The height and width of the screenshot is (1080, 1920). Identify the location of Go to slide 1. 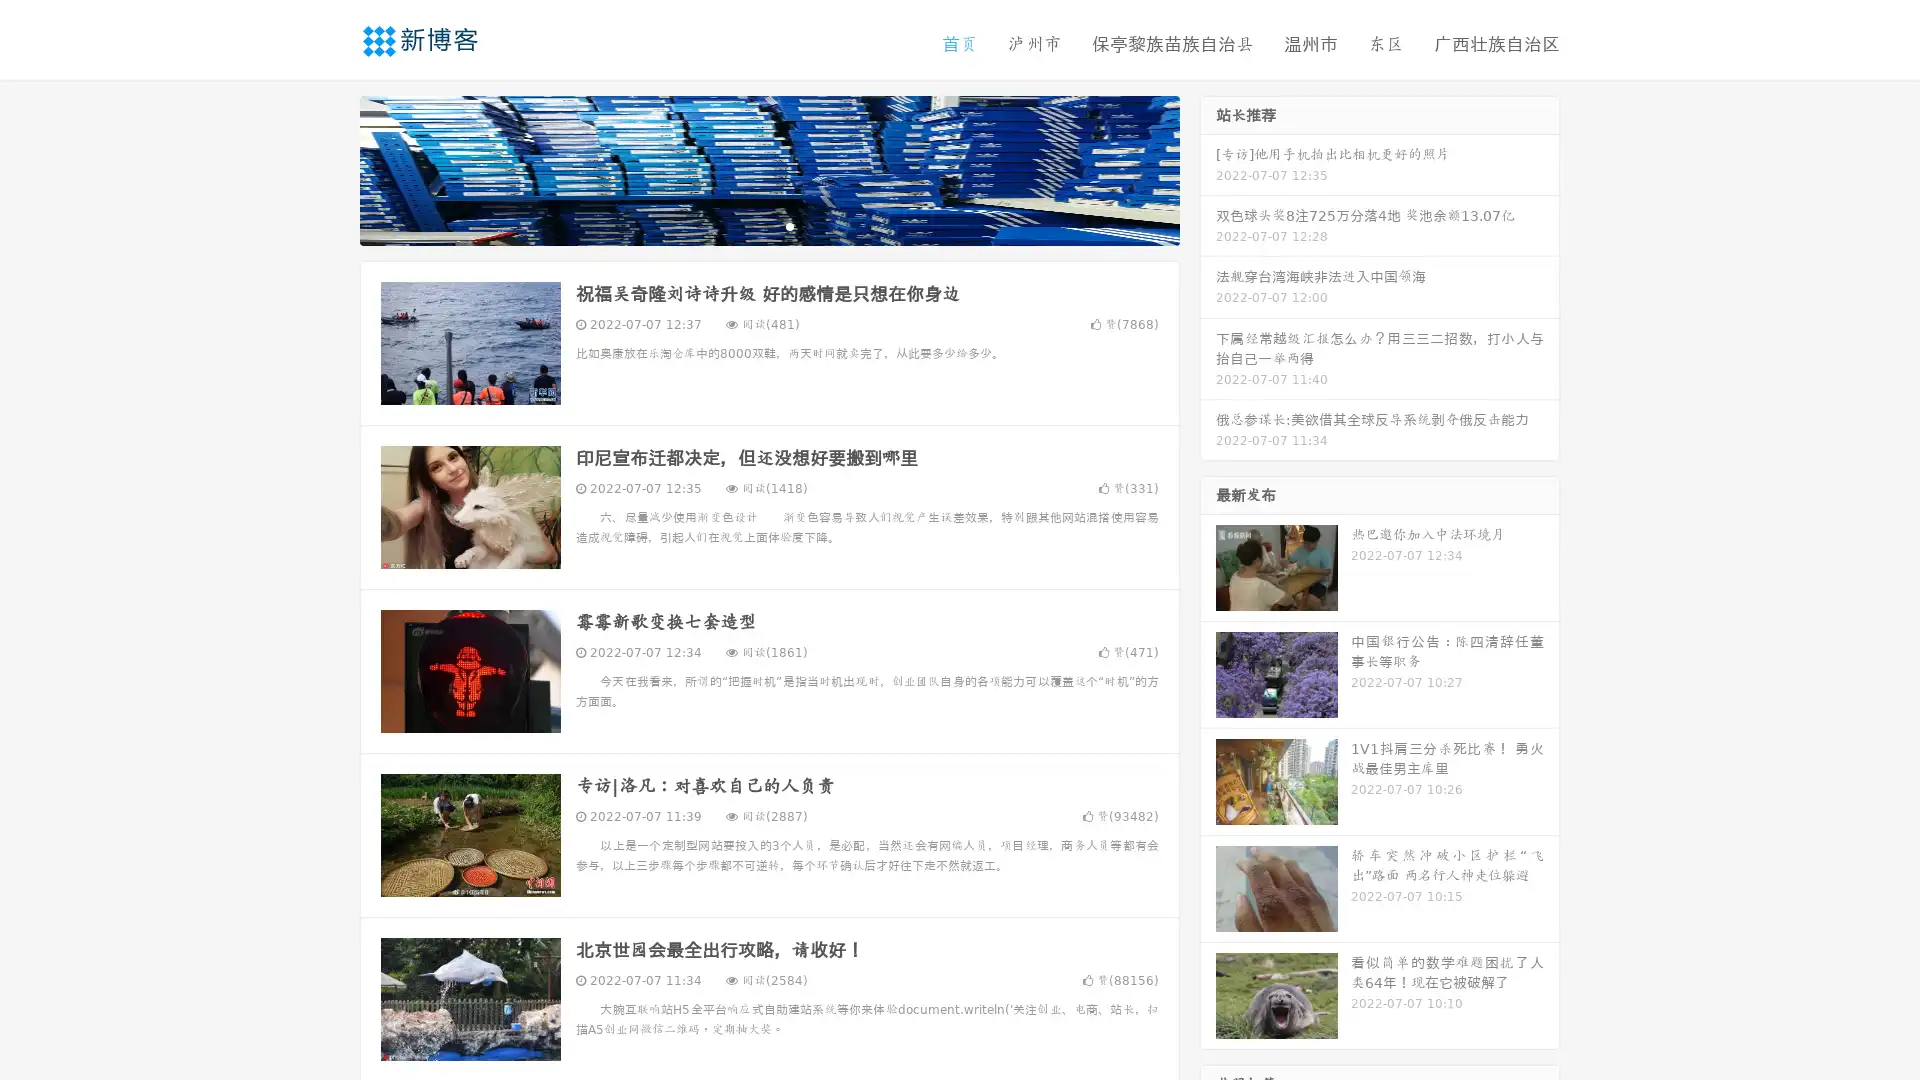
(748, 225).